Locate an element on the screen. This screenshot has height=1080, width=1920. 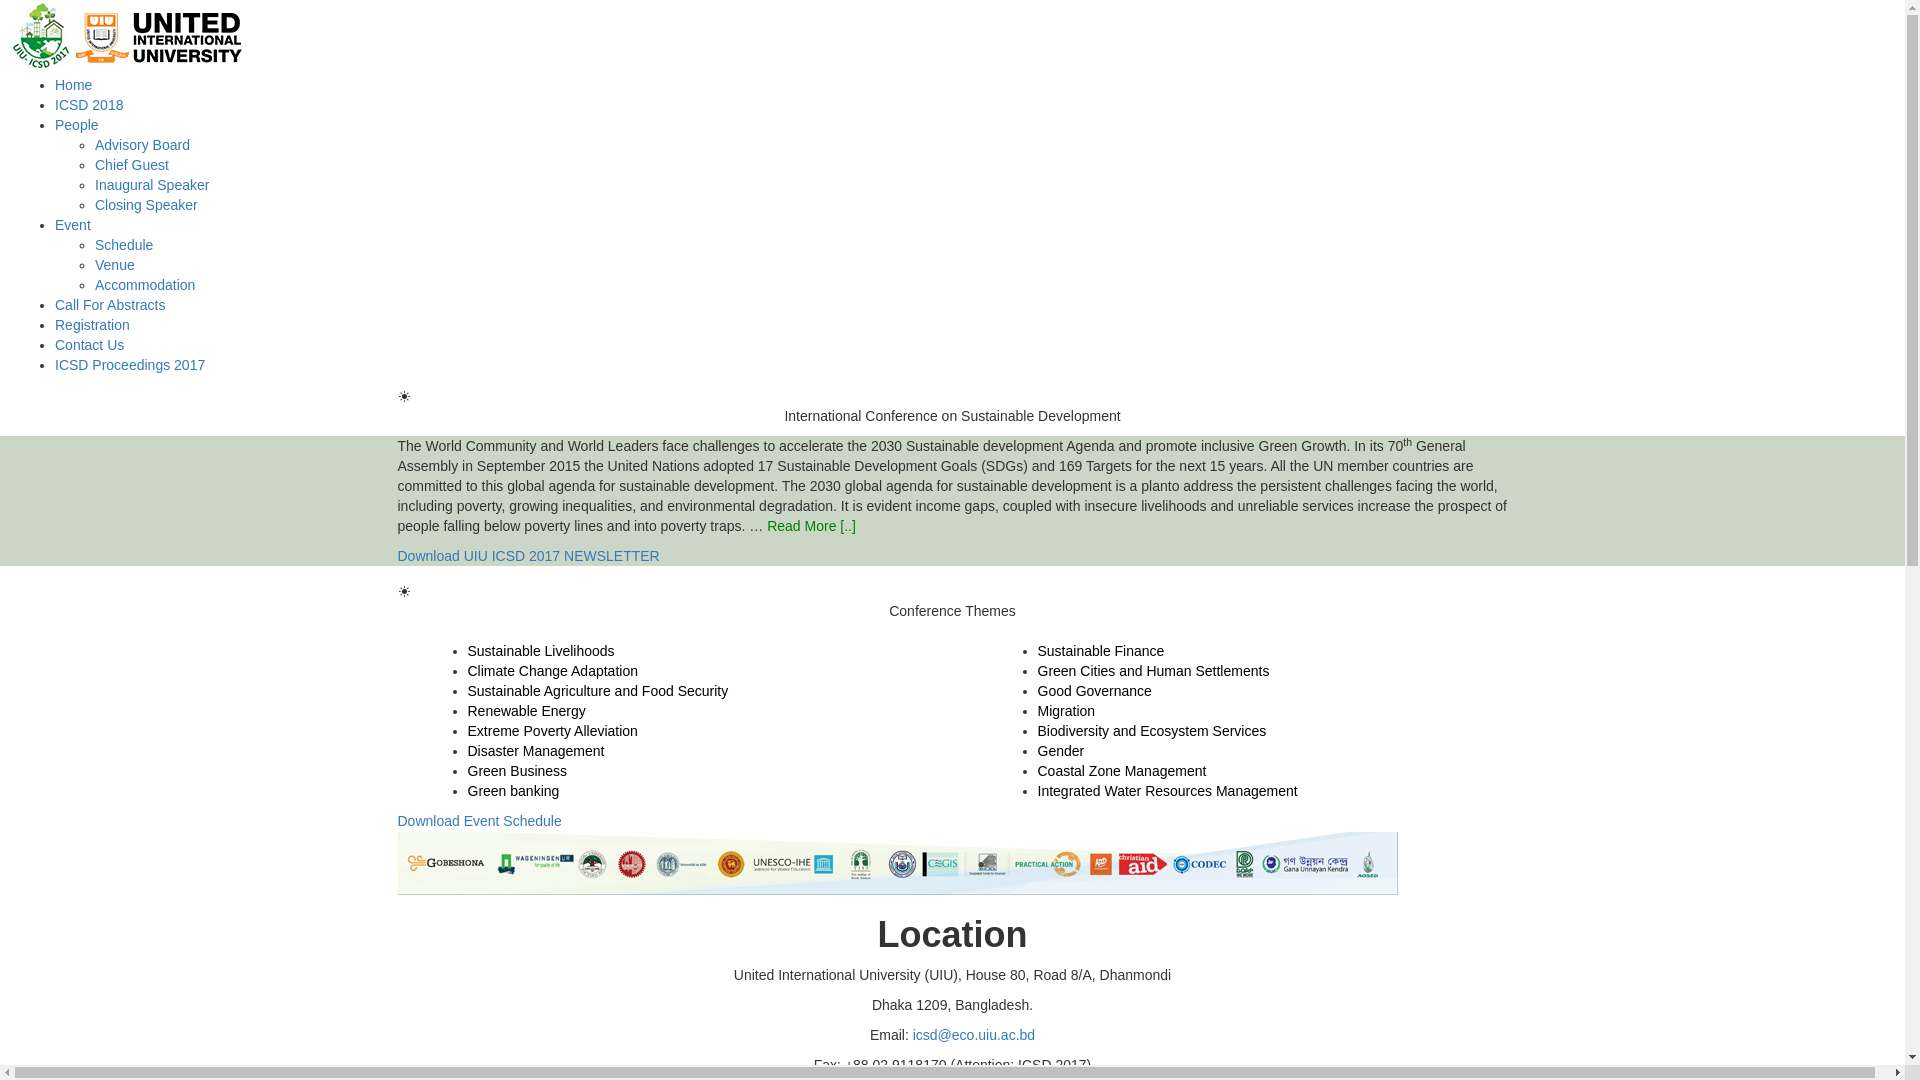
'Closing Speaker' is located at coordinates (145, 204).